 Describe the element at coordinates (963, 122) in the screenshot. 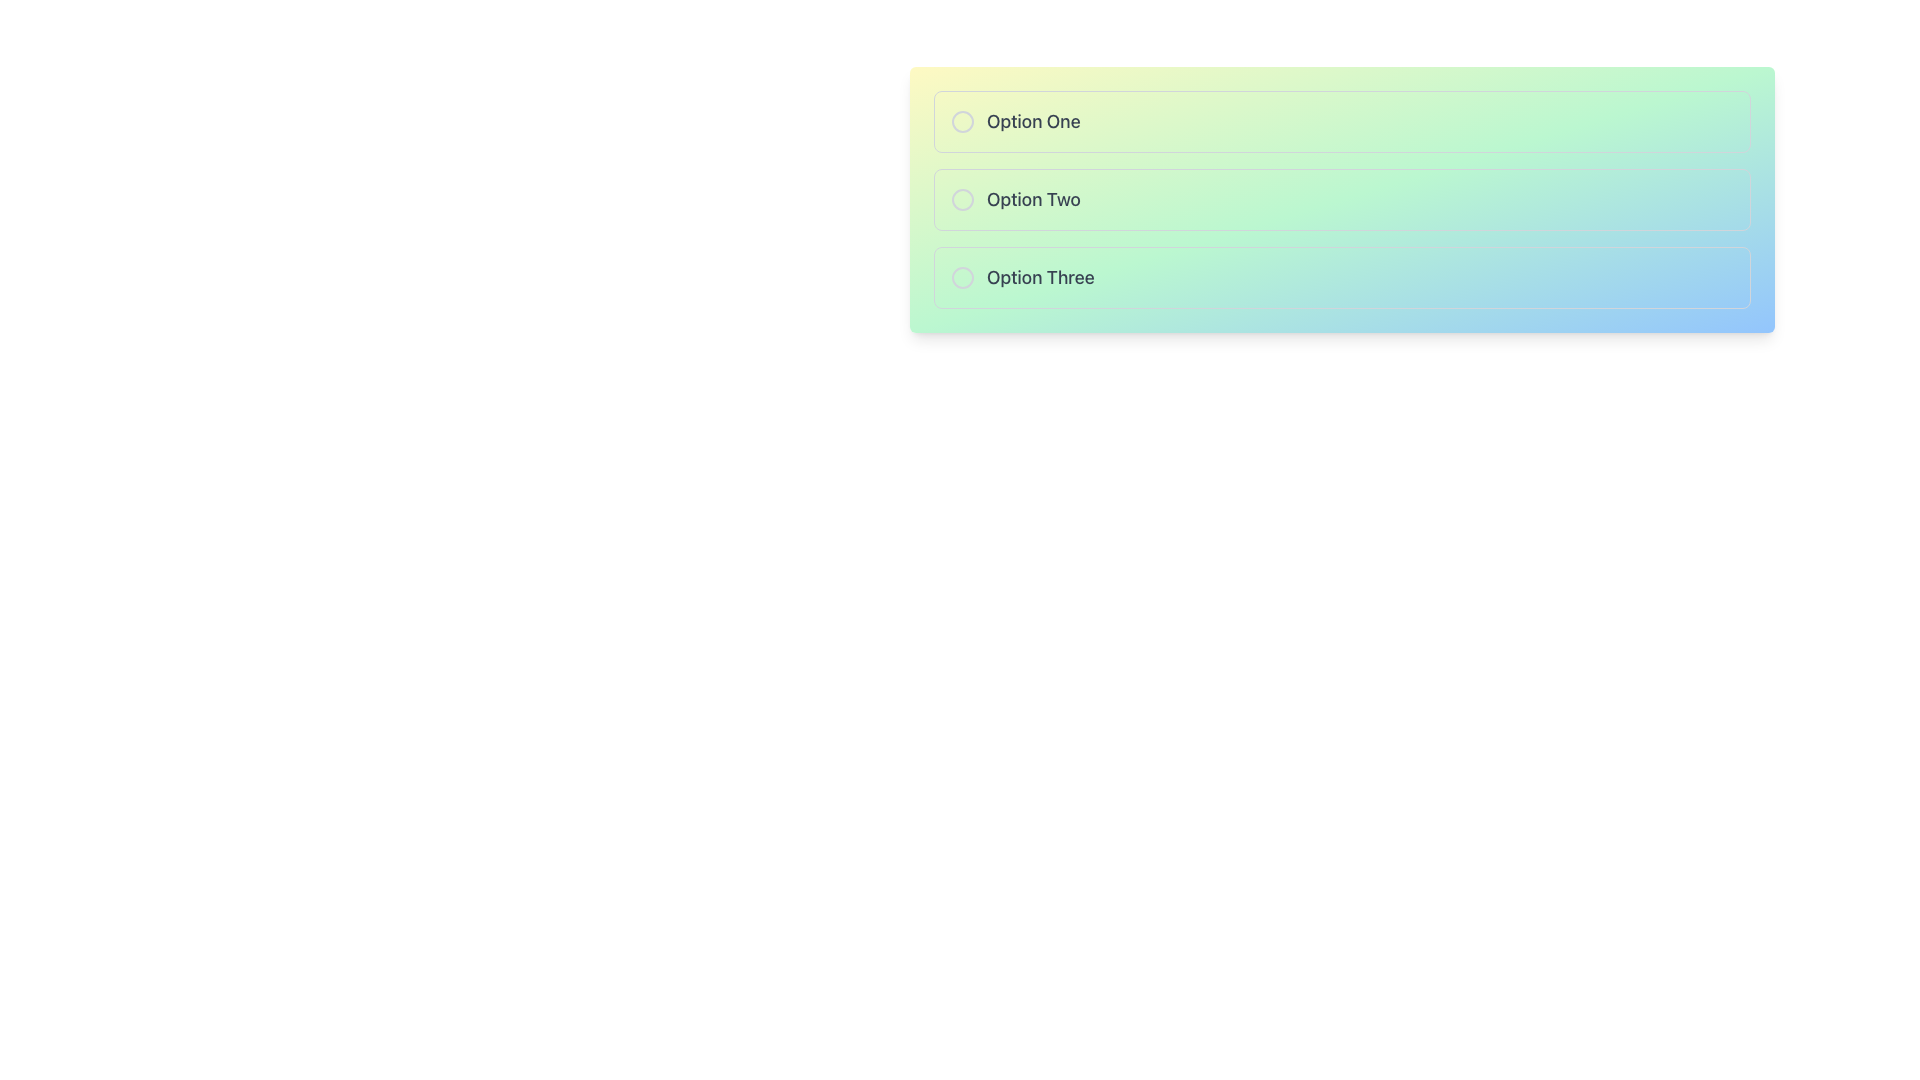

I see `the circular radio button indicator` at that location.